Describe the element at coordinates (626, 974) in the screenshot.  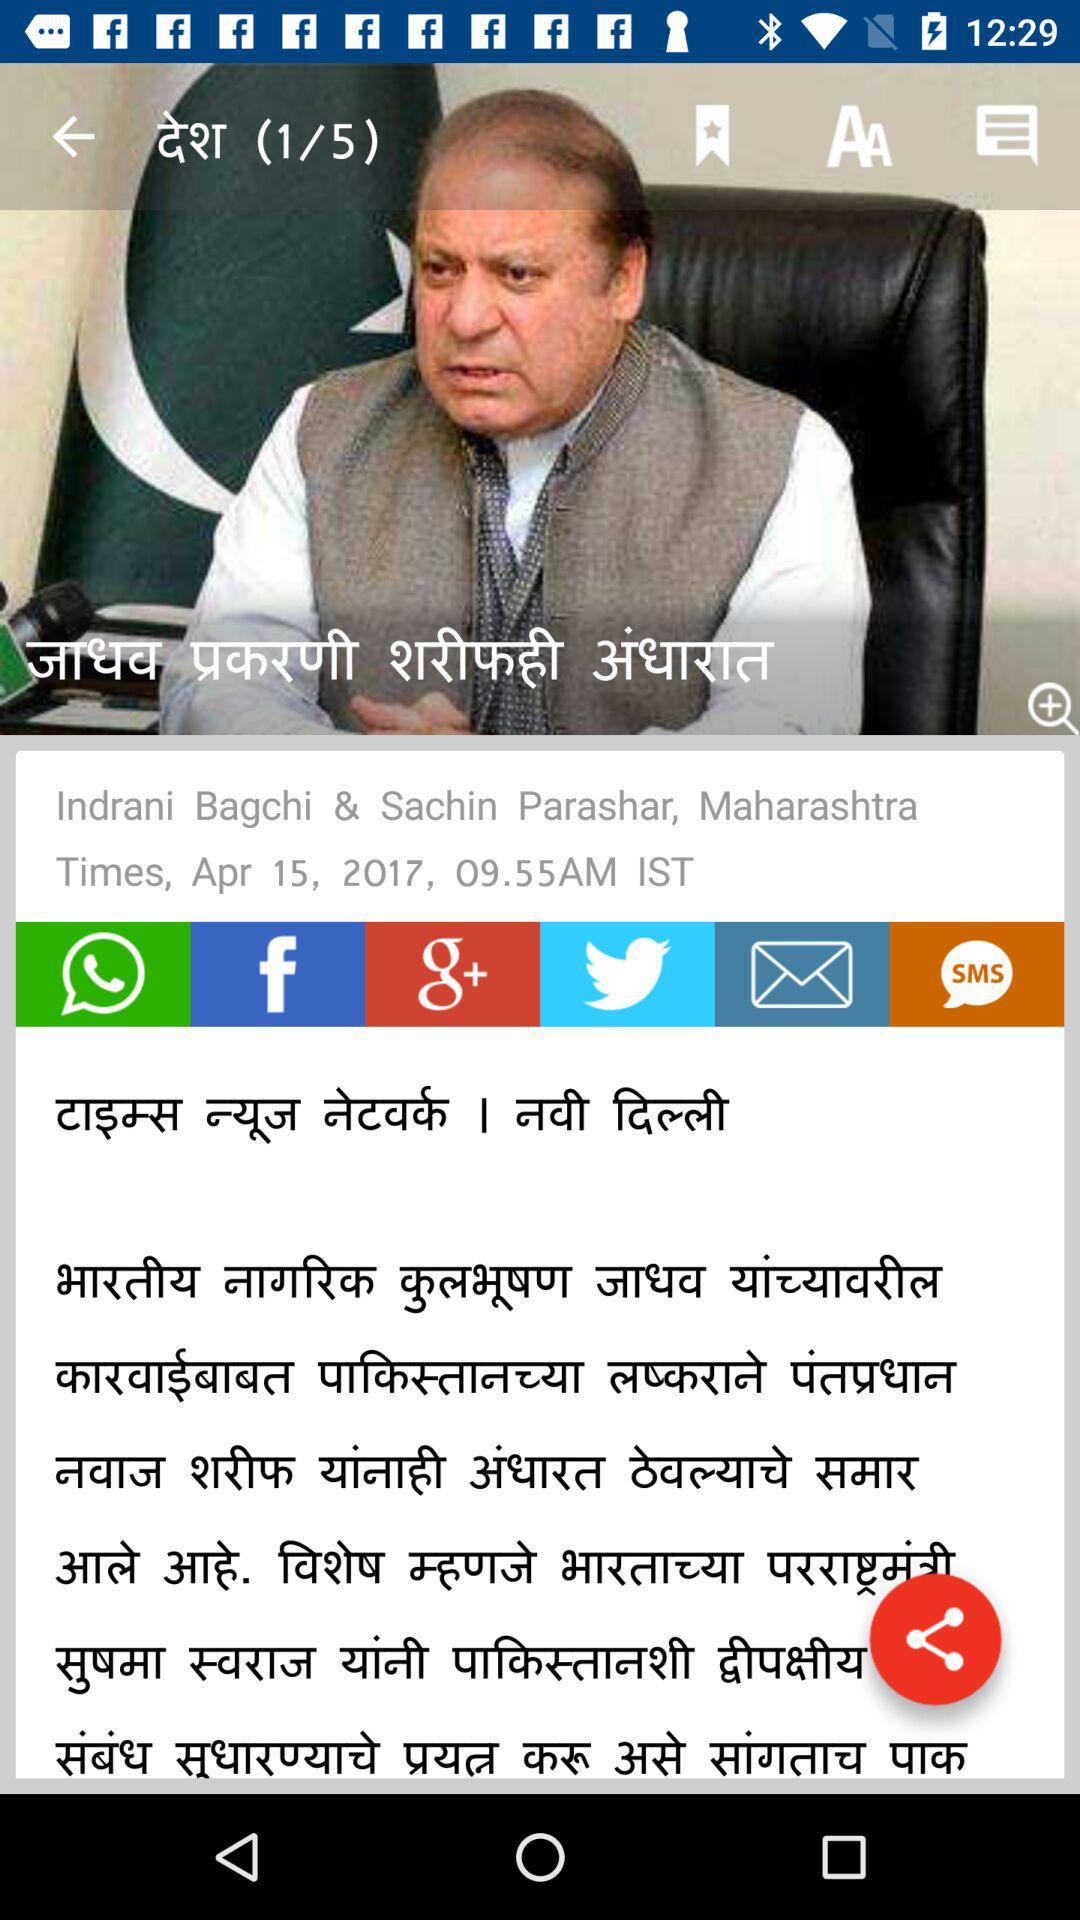
I see `item below indrani bagchi sachin` at that location.